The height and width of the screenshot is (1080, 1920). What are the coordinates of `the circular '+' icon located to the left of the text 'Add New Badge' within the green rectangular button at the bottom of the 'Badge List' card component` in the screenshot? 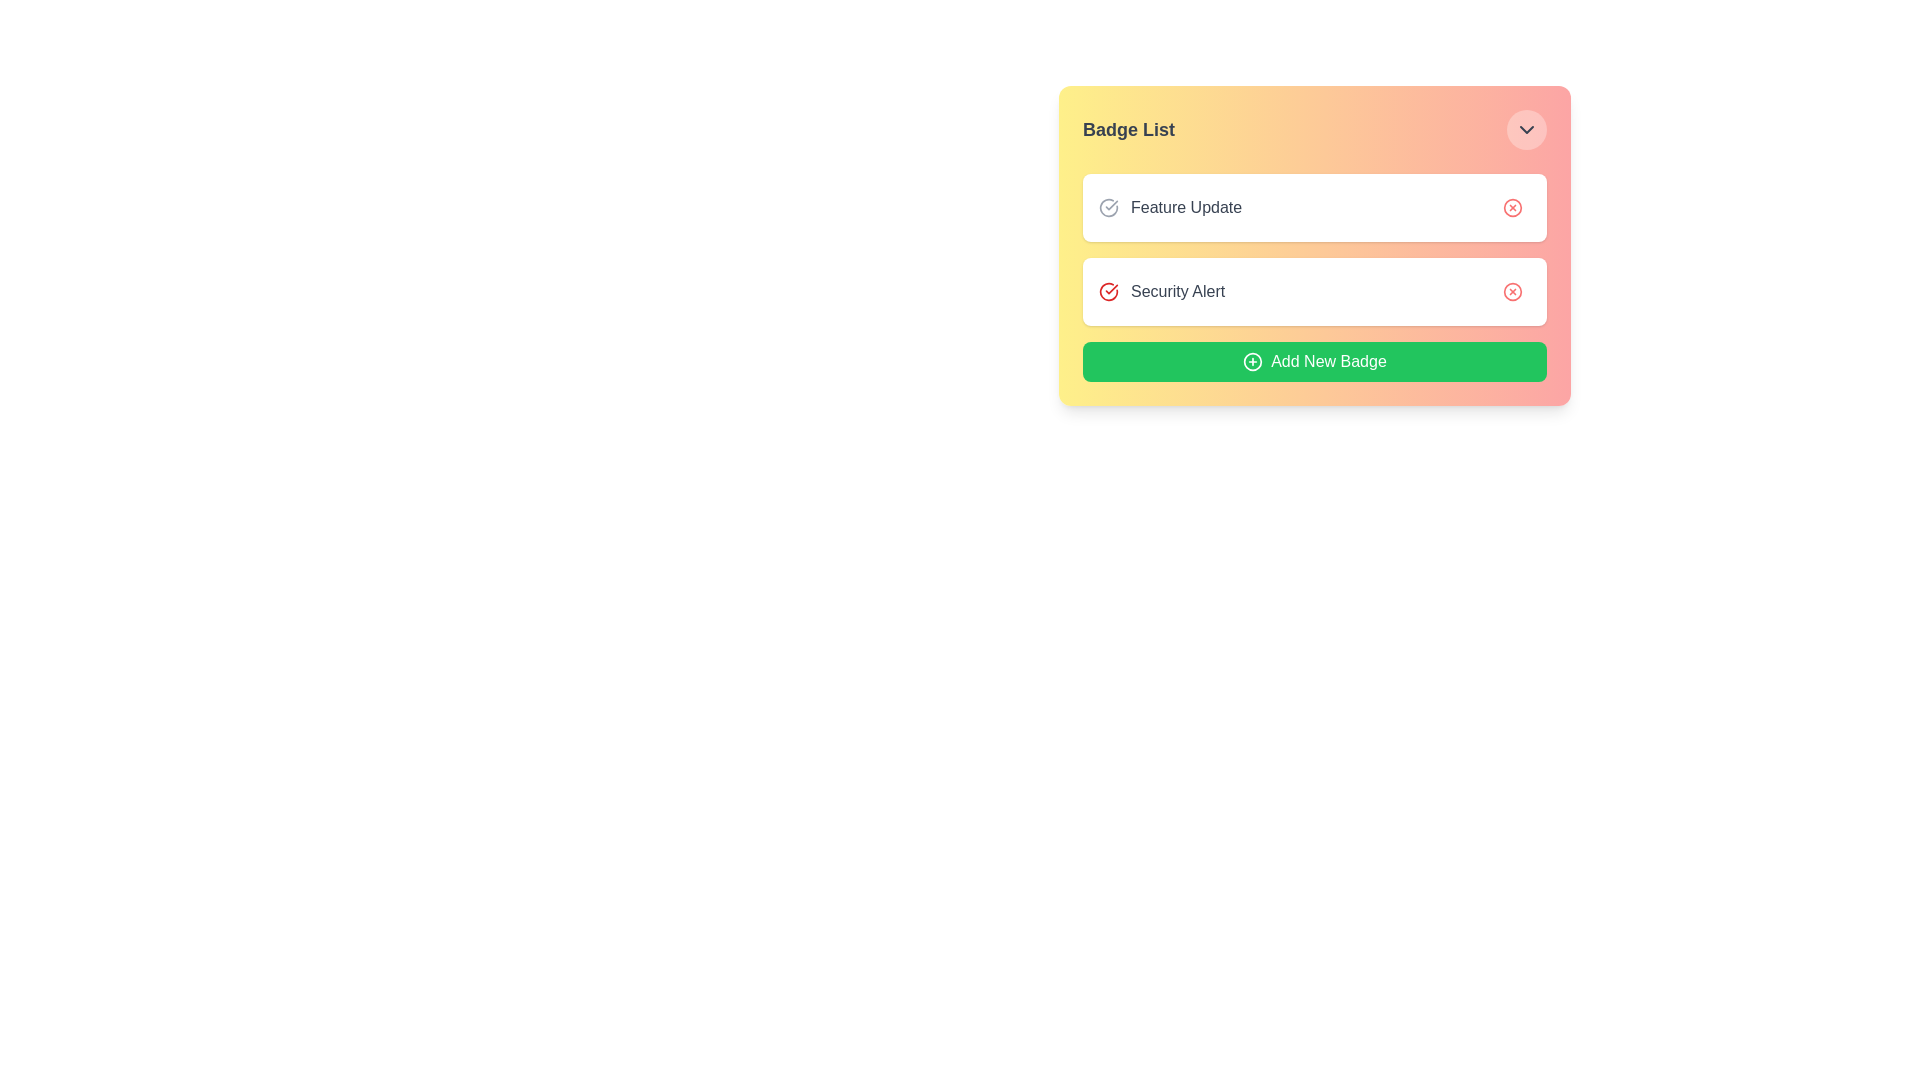 It's located at (1252, 362).